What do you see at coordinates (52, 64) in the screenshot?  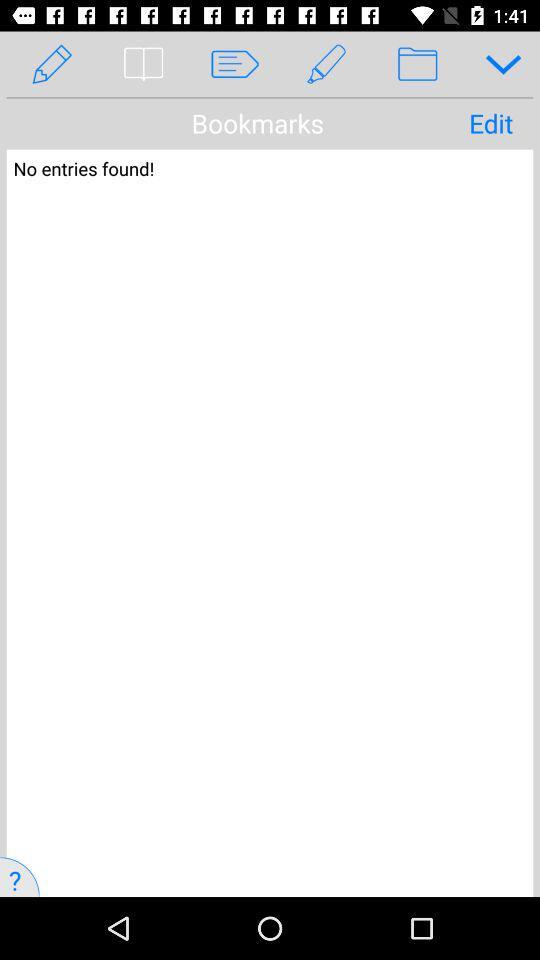 I see `the edit icon` at bounding box center [52, 64].